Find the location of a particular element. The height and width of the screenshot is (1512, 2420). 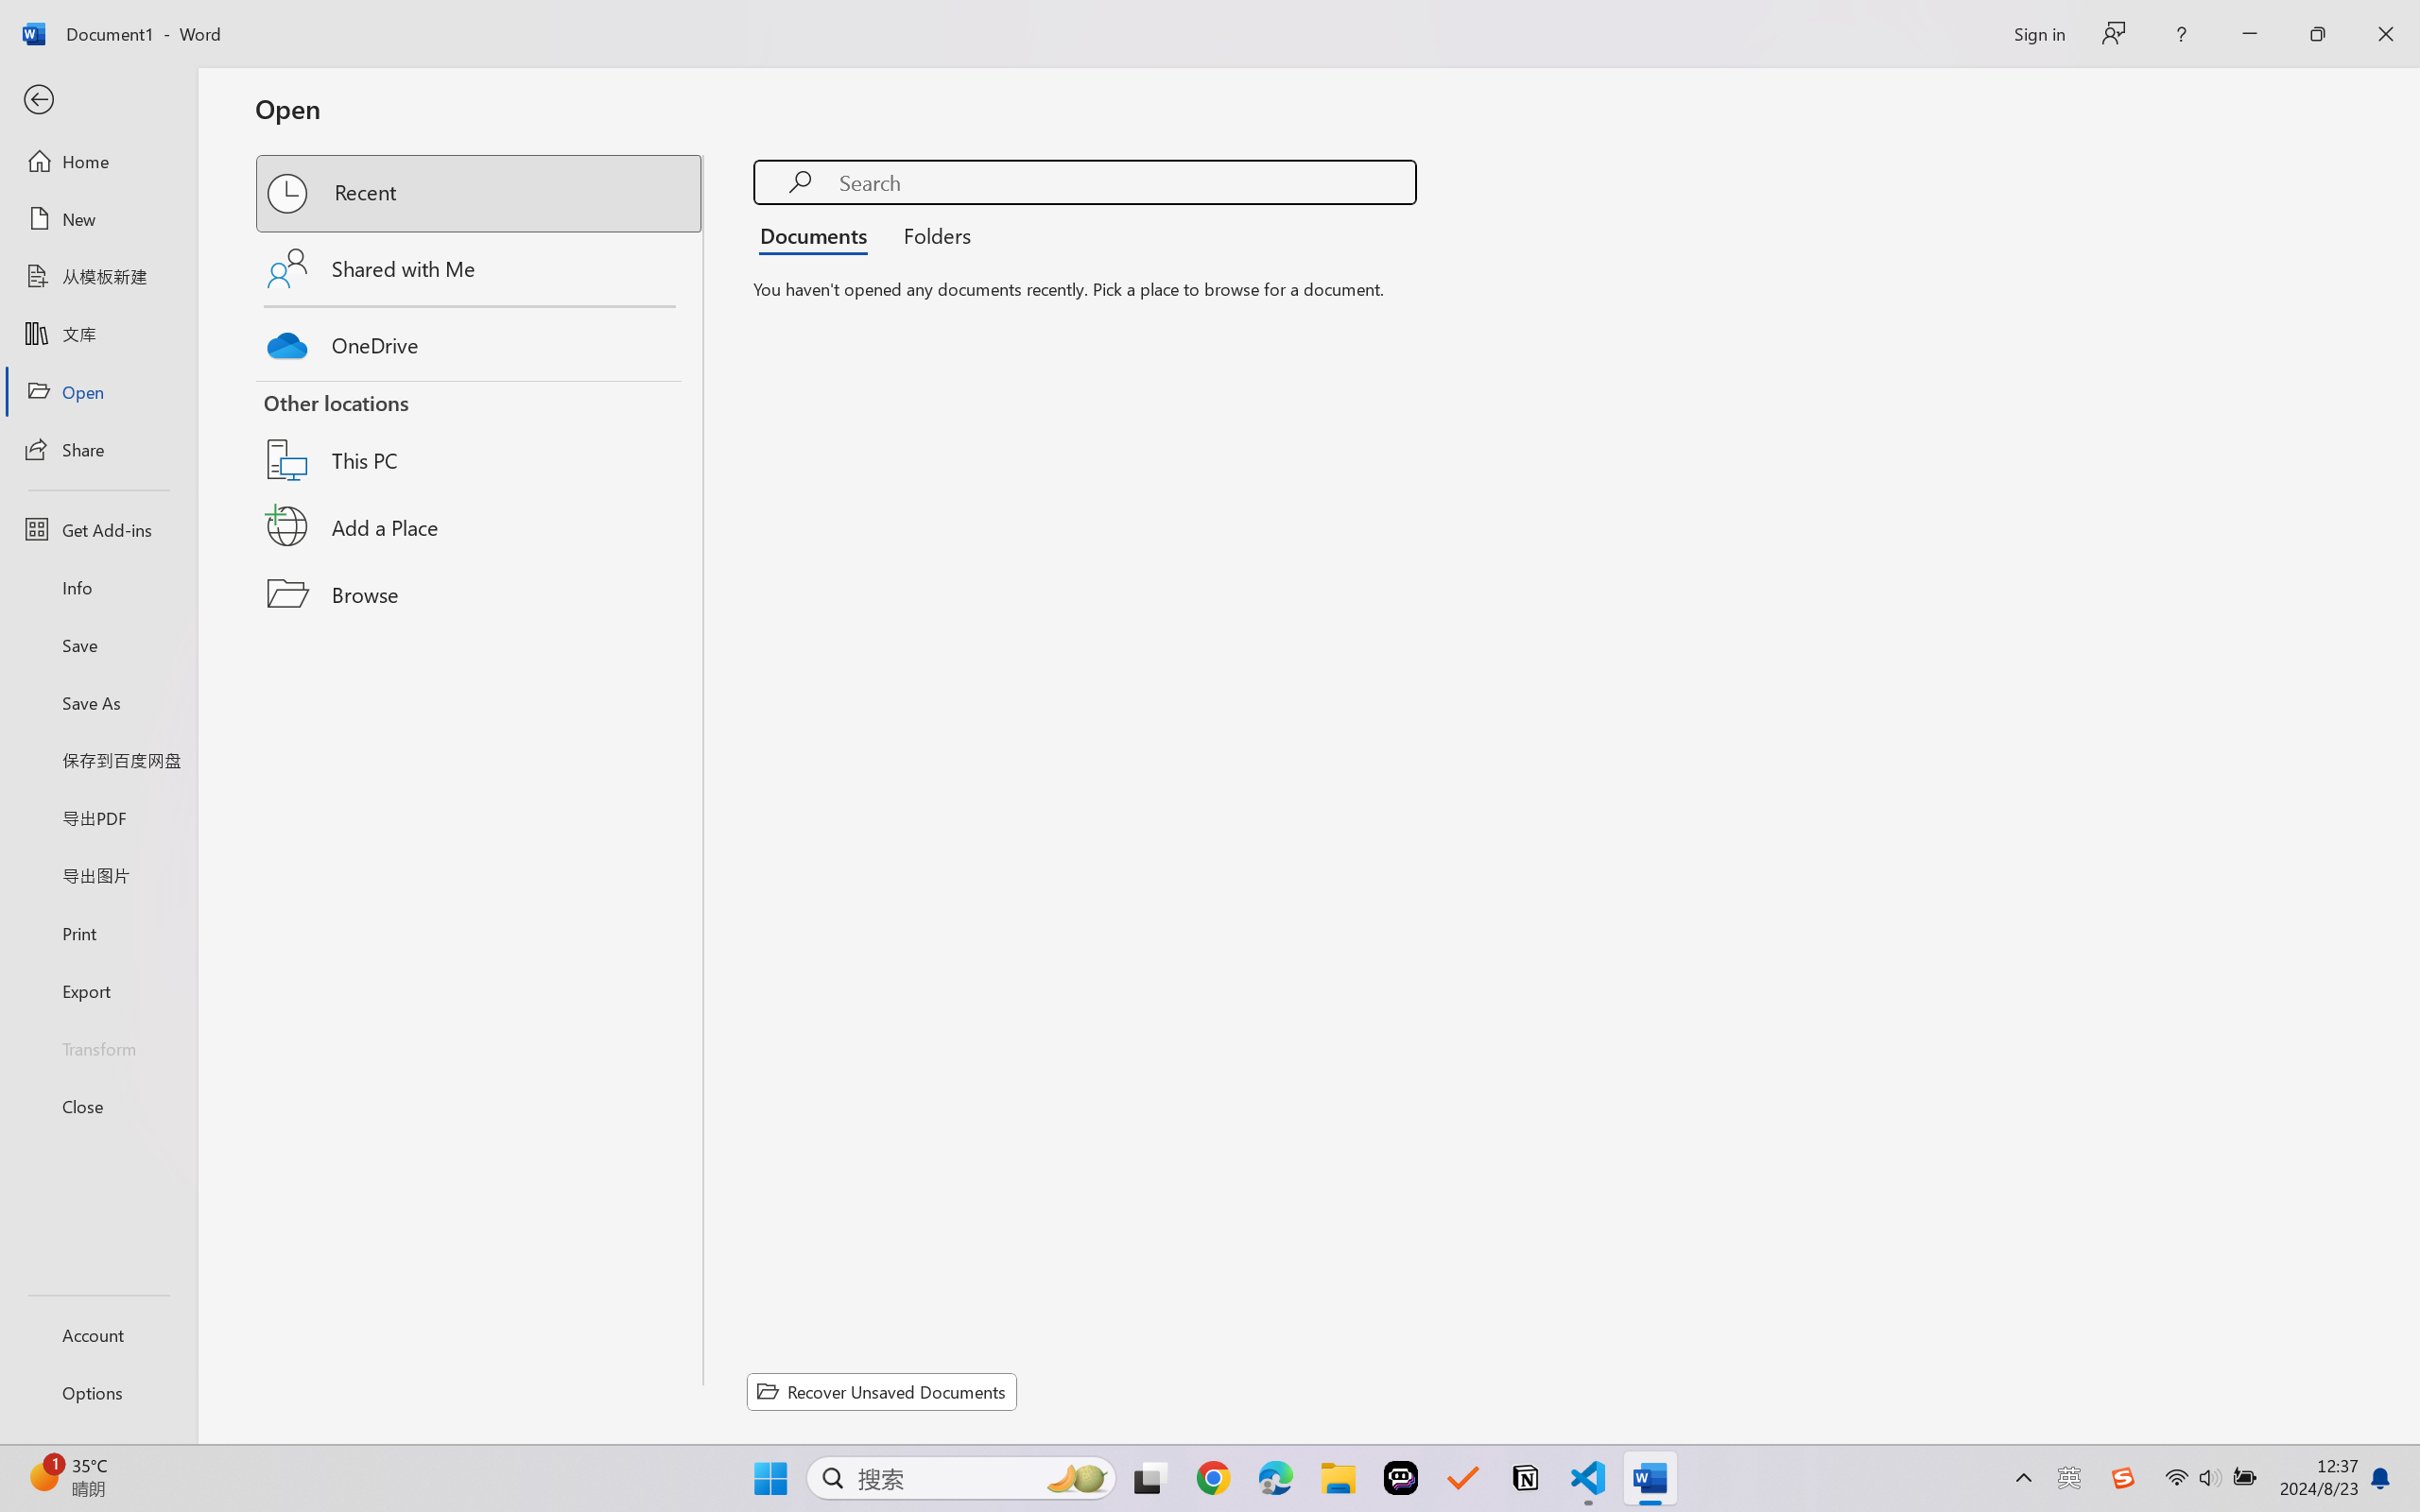

'Recent' is located at coordinates (480, 192).